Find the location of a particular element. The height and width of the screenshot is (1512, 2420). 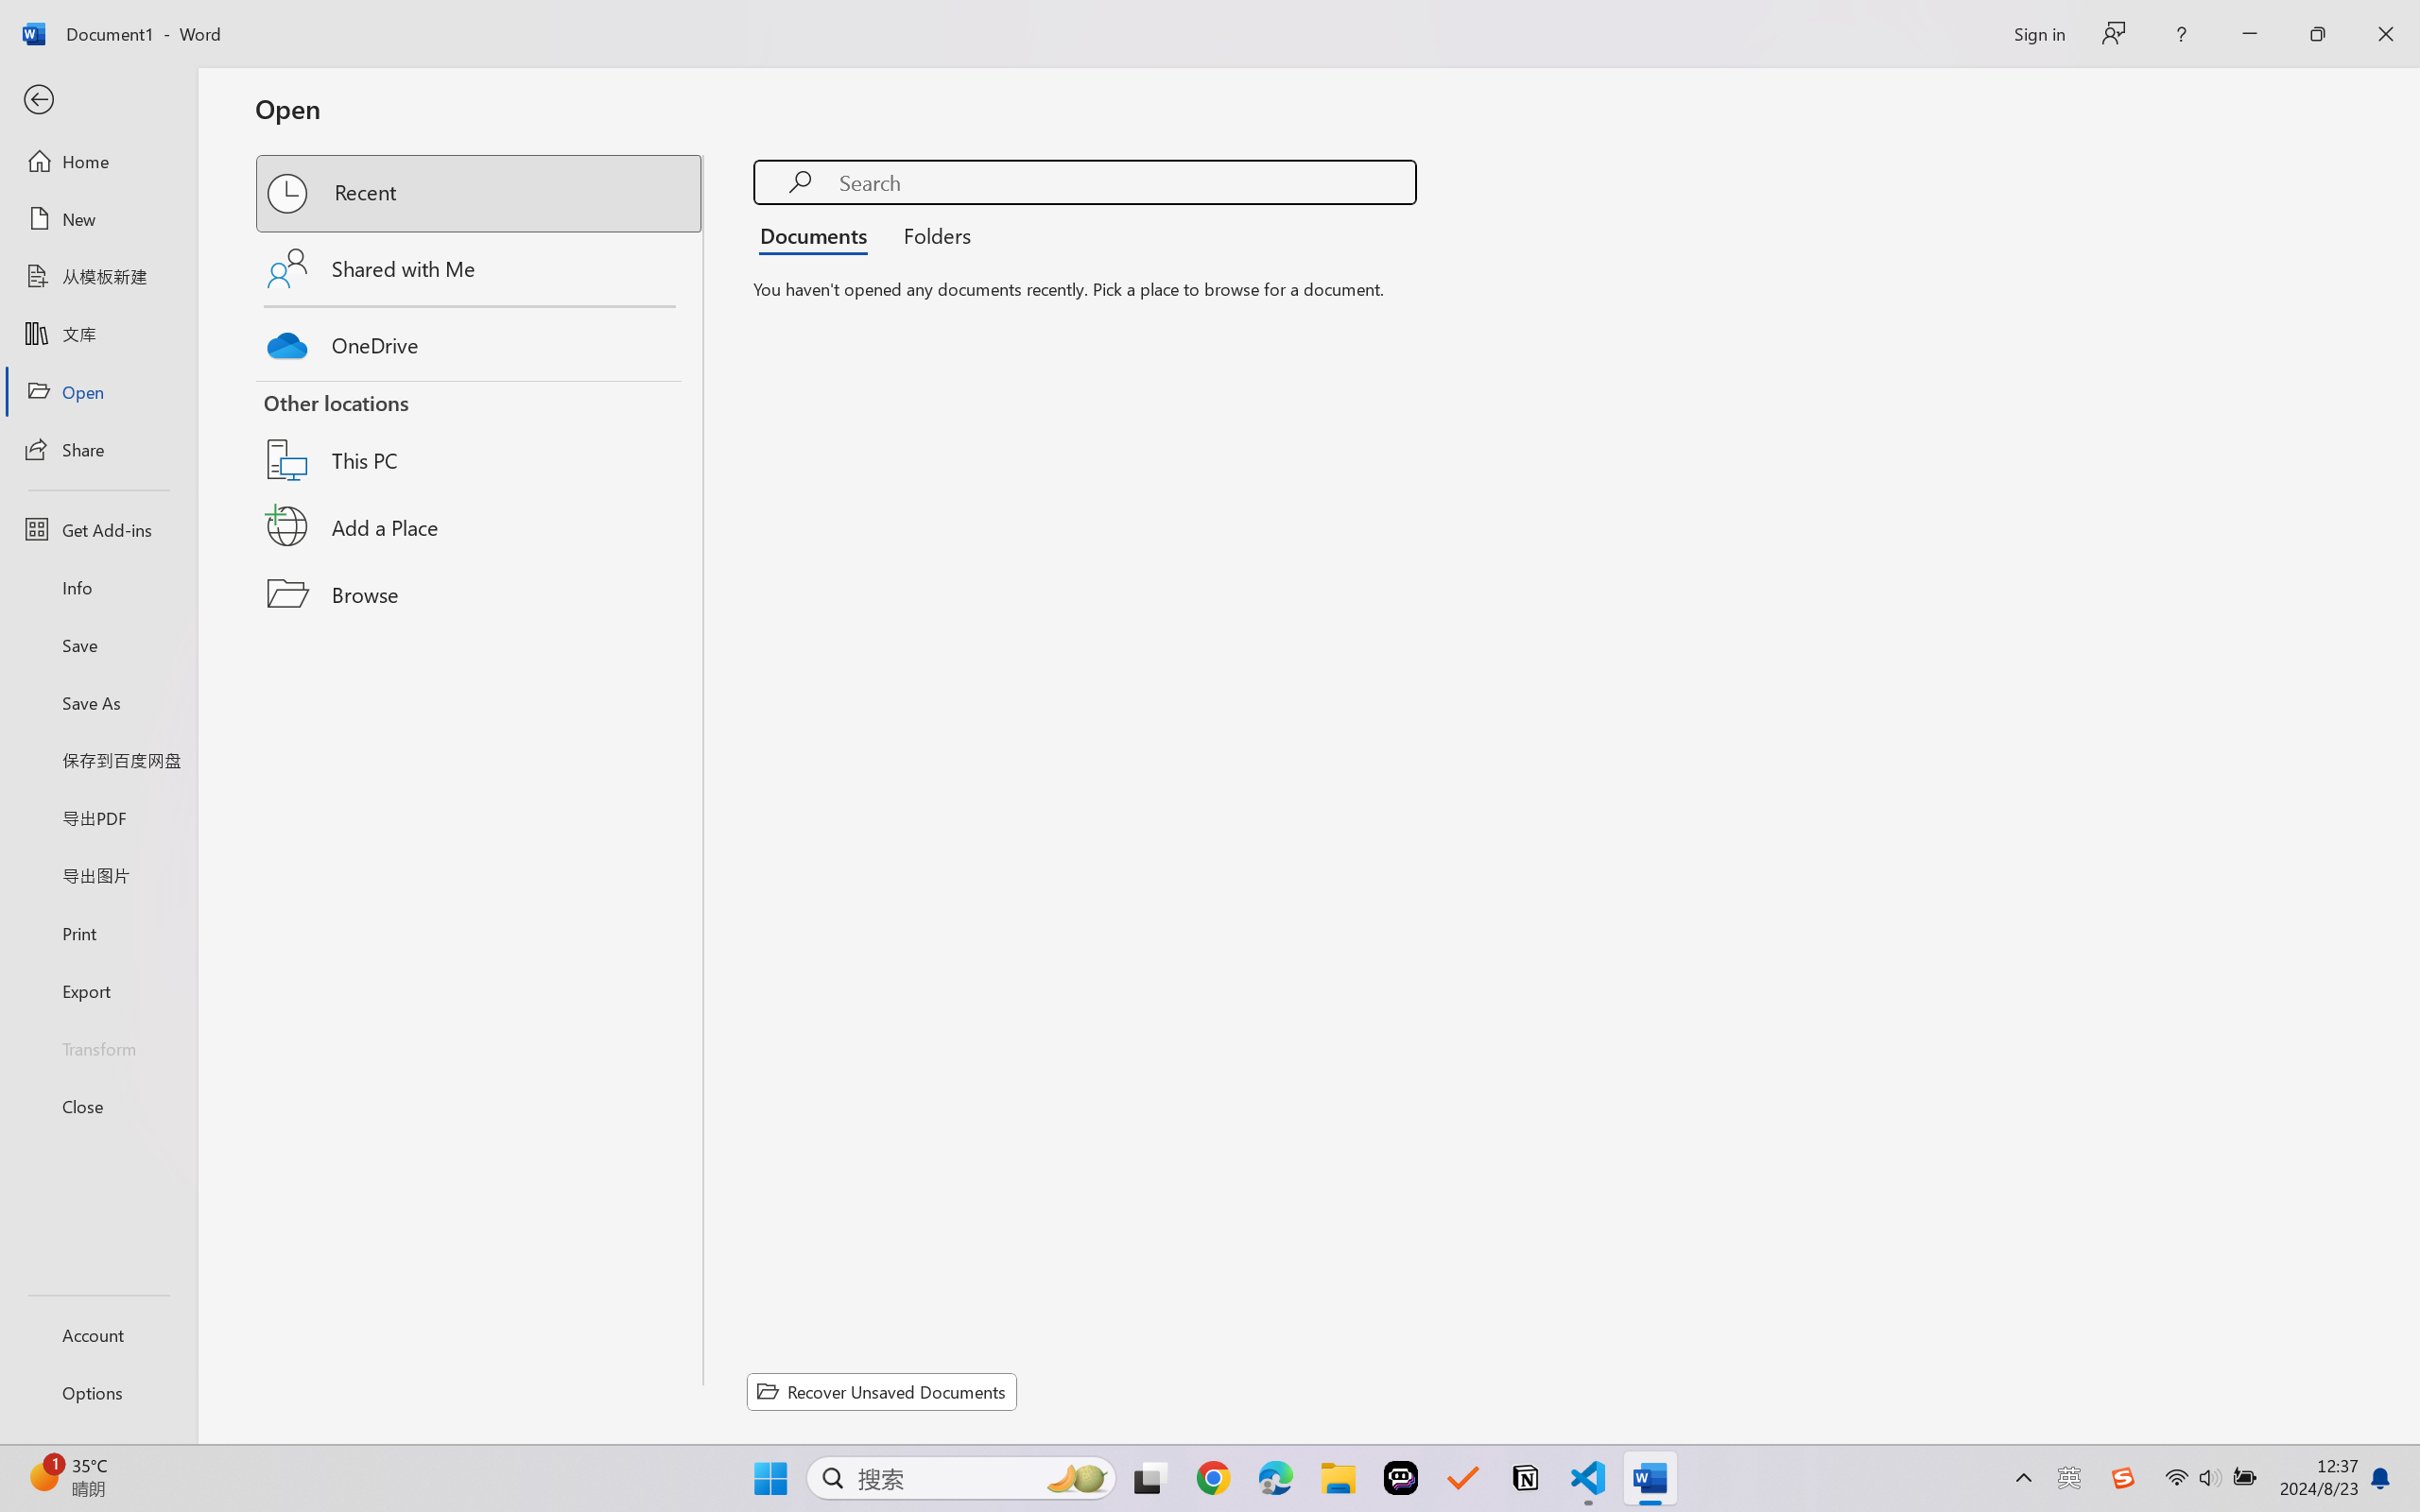

'Recent' is located at coordinates (480, 192).